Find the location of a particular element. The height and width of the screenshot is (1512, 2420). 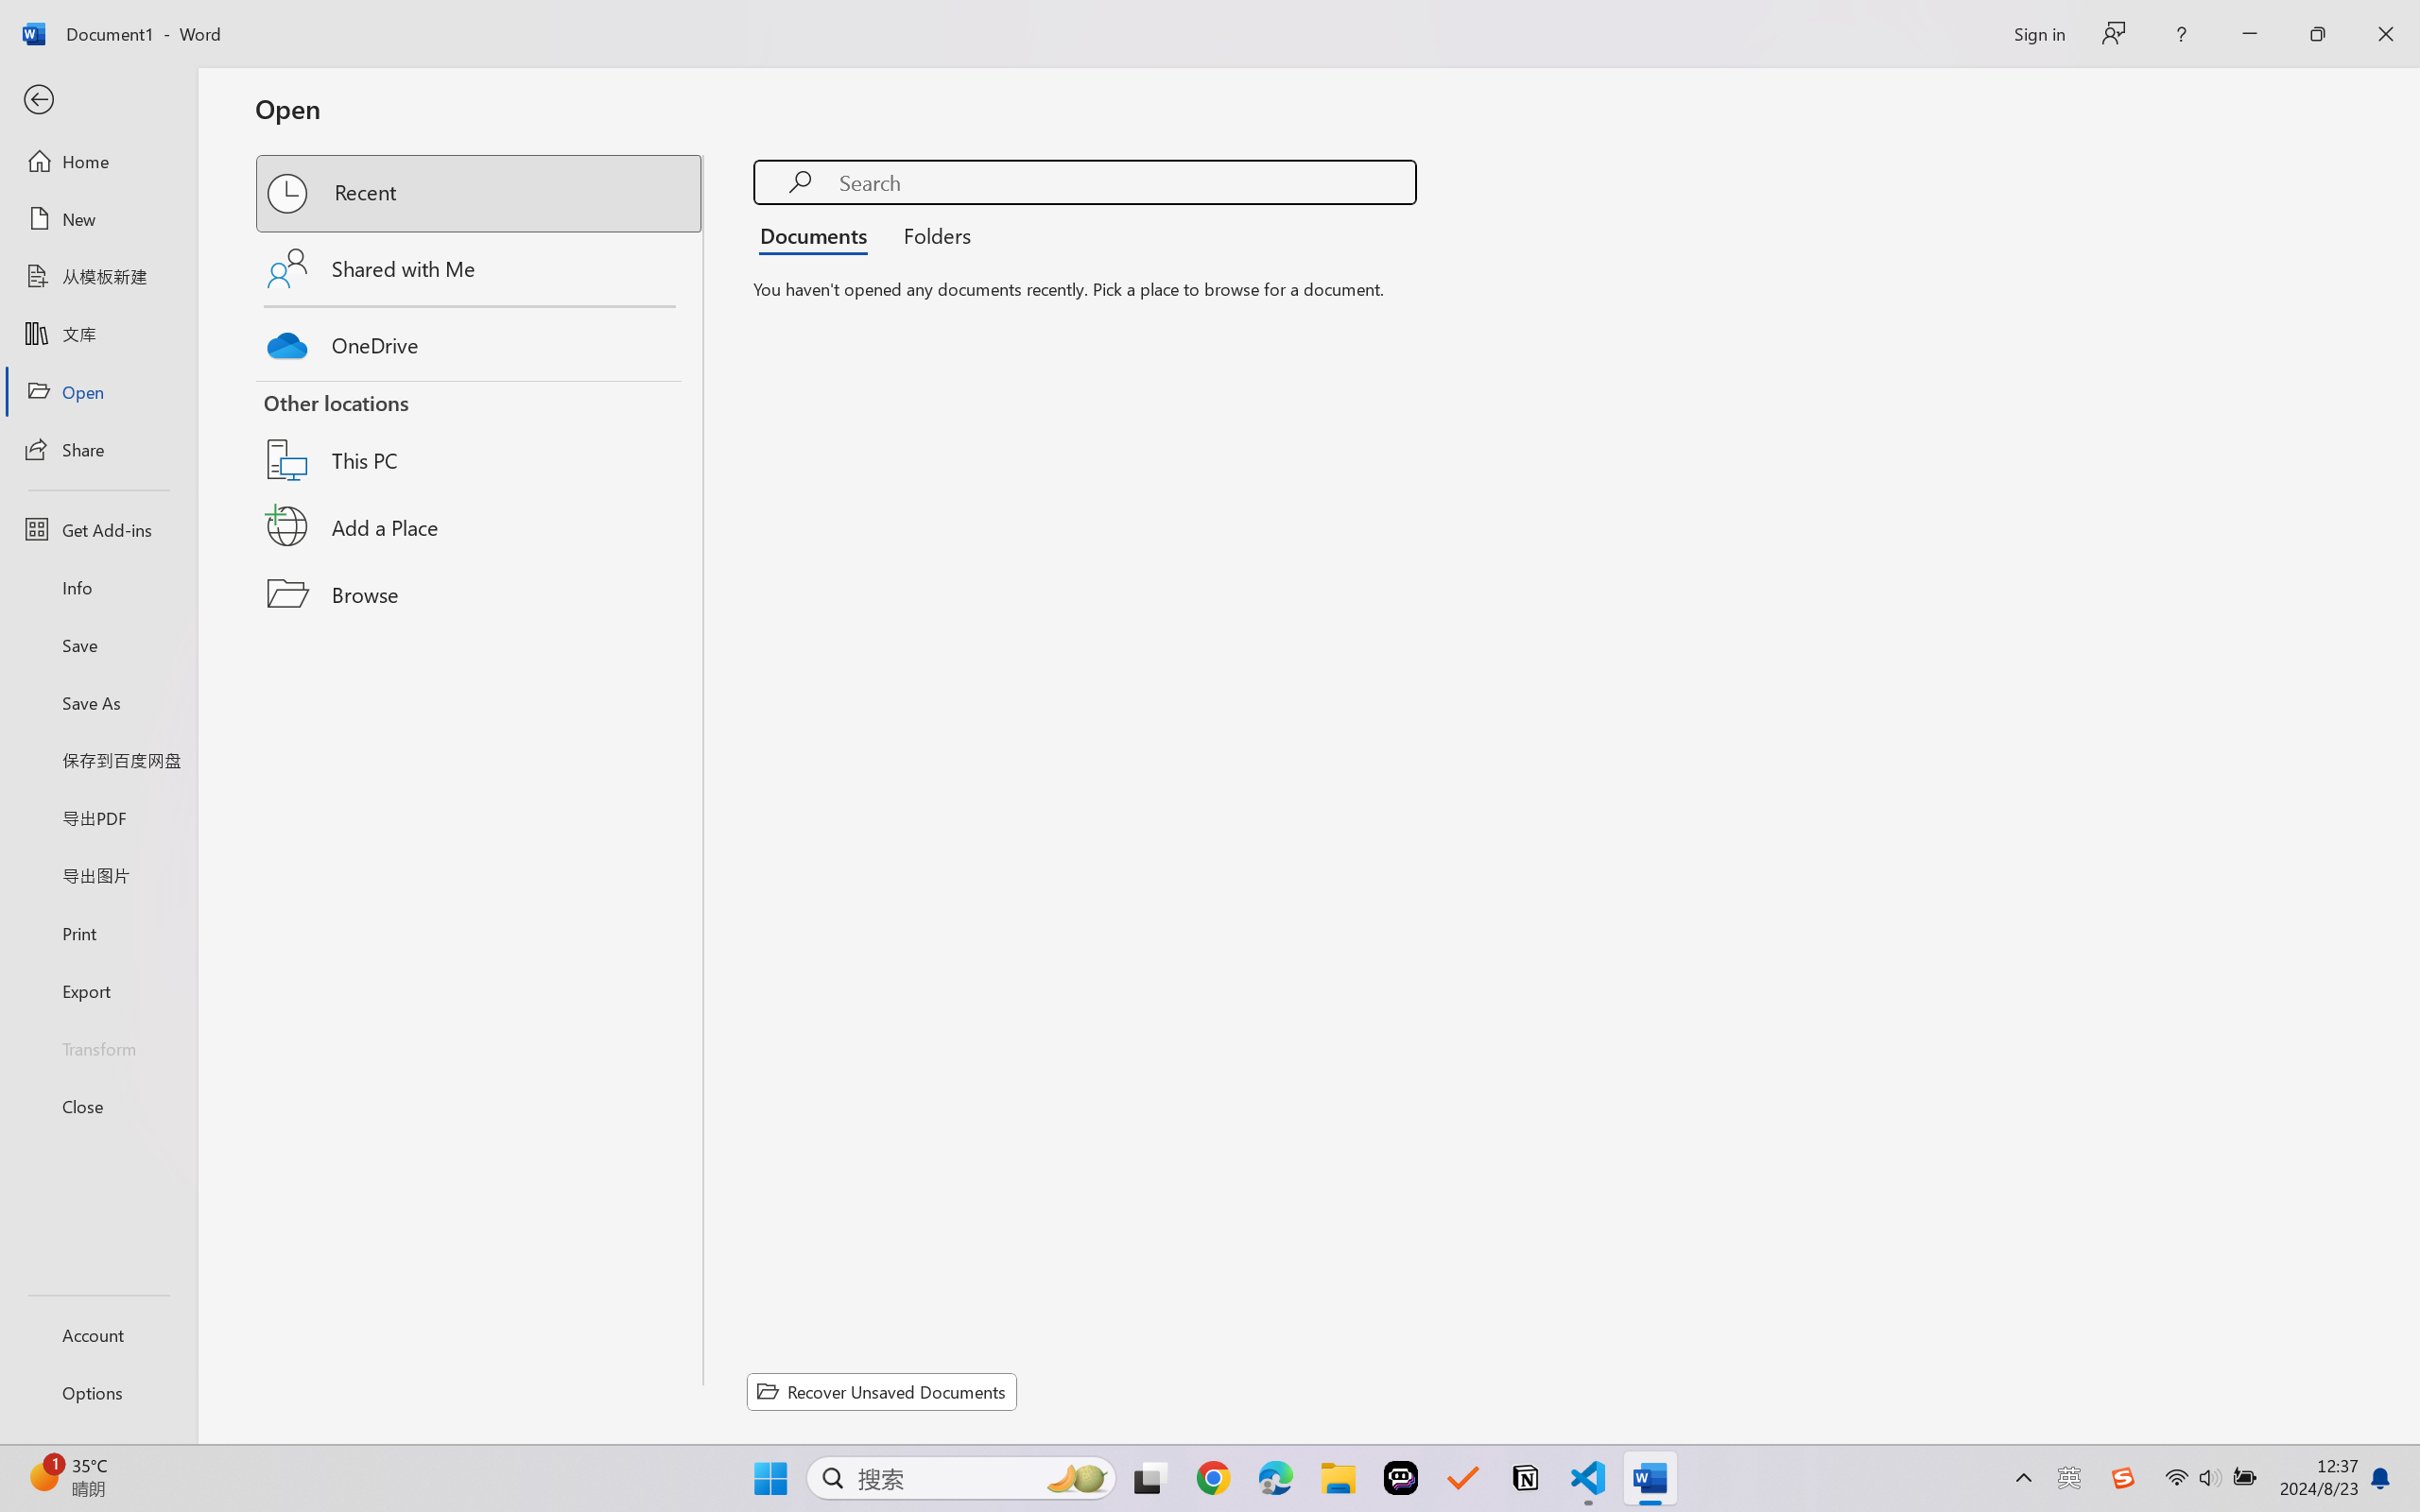

'Recent' is located at coordinates (480, 192).